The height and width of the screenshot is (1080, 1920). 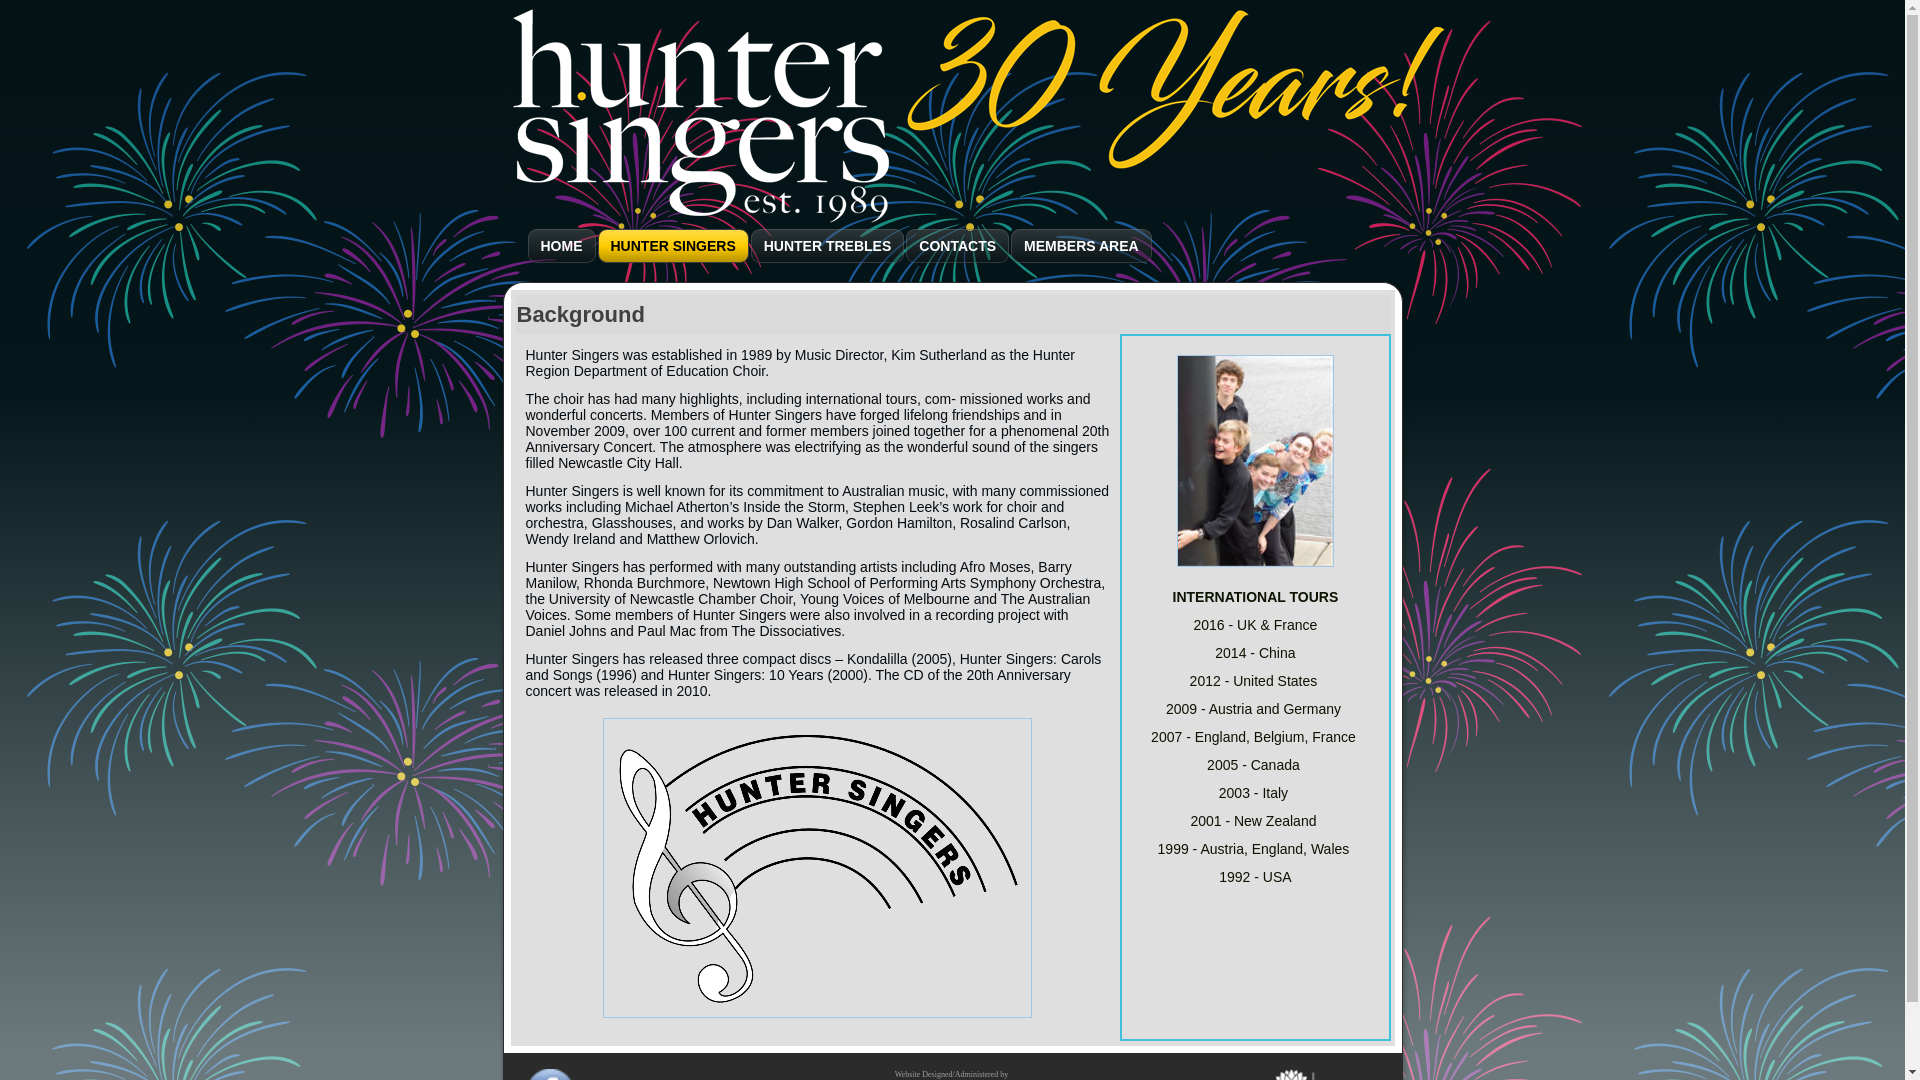 I want to click on 'MEMBERS AREA', so click(x=1080, y=245).